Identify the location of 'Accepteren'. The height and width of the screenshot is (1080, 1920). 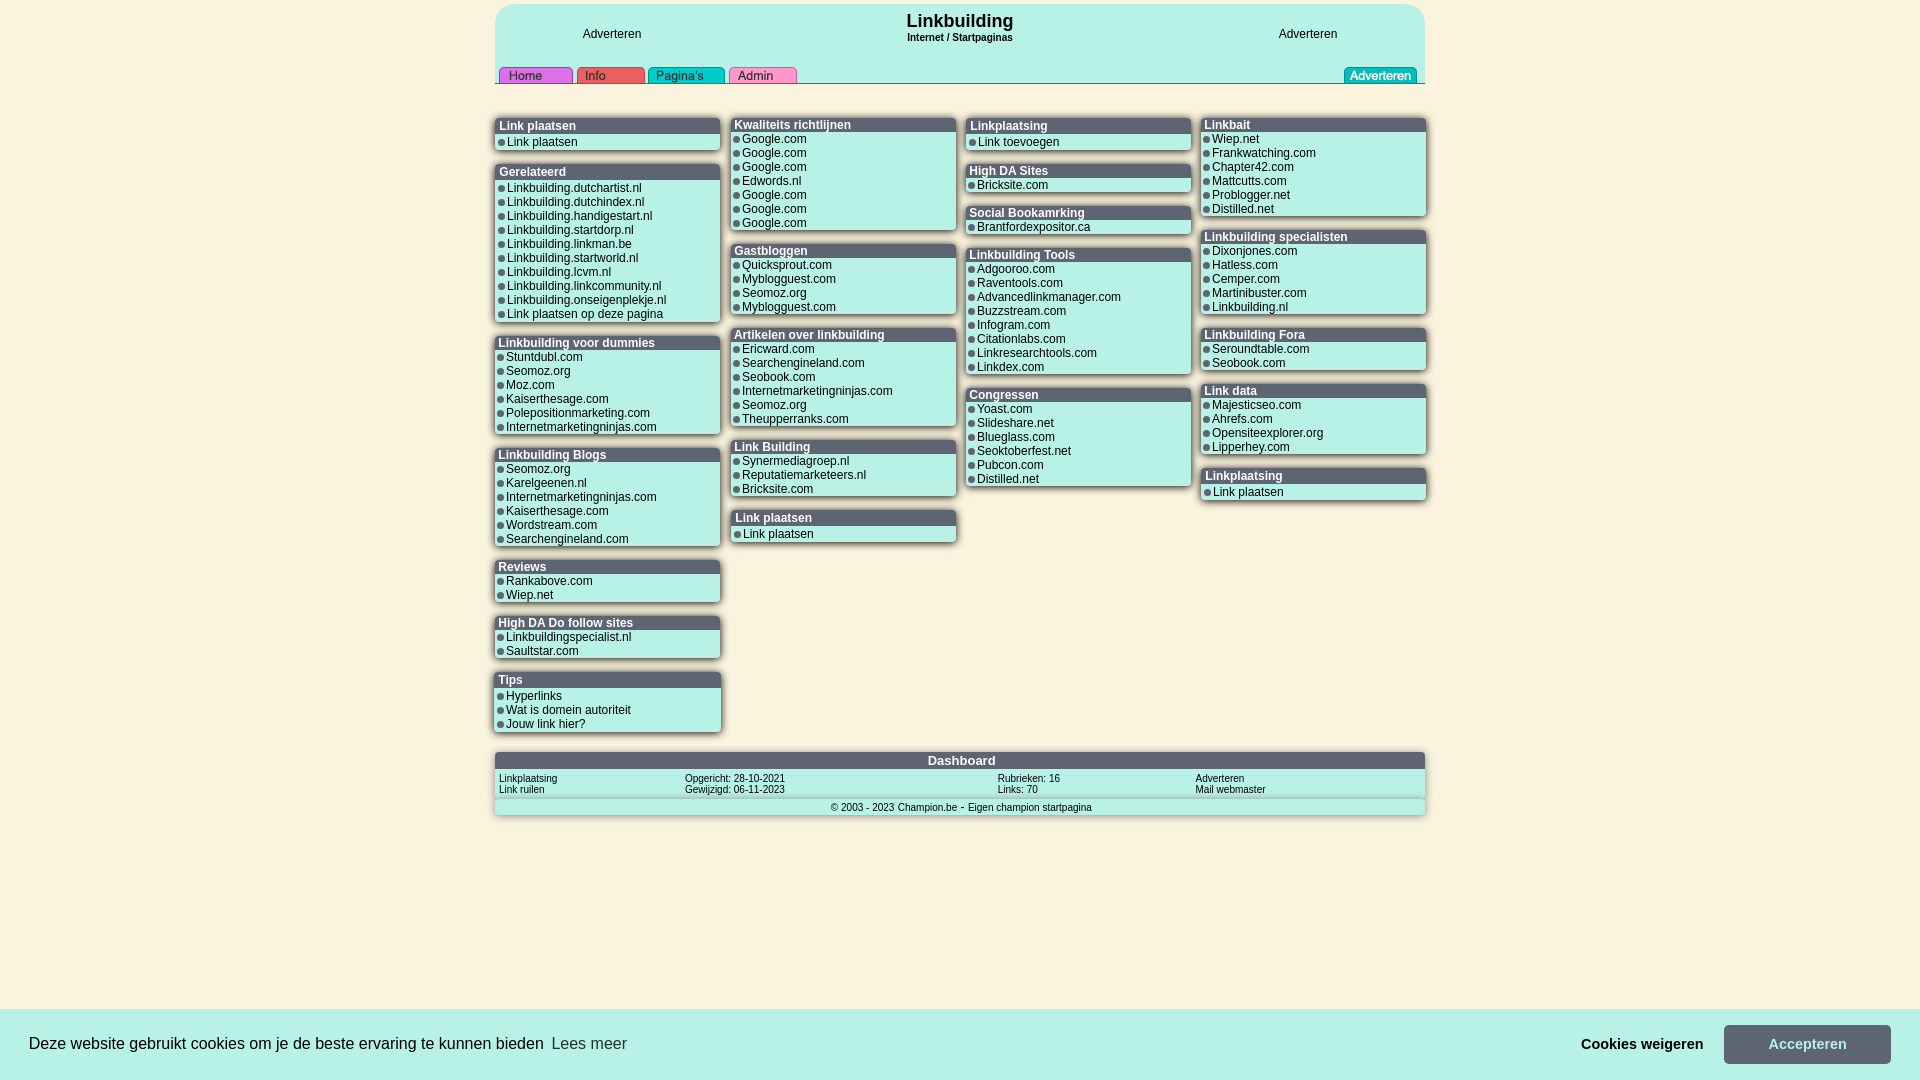
(1807, 1043).